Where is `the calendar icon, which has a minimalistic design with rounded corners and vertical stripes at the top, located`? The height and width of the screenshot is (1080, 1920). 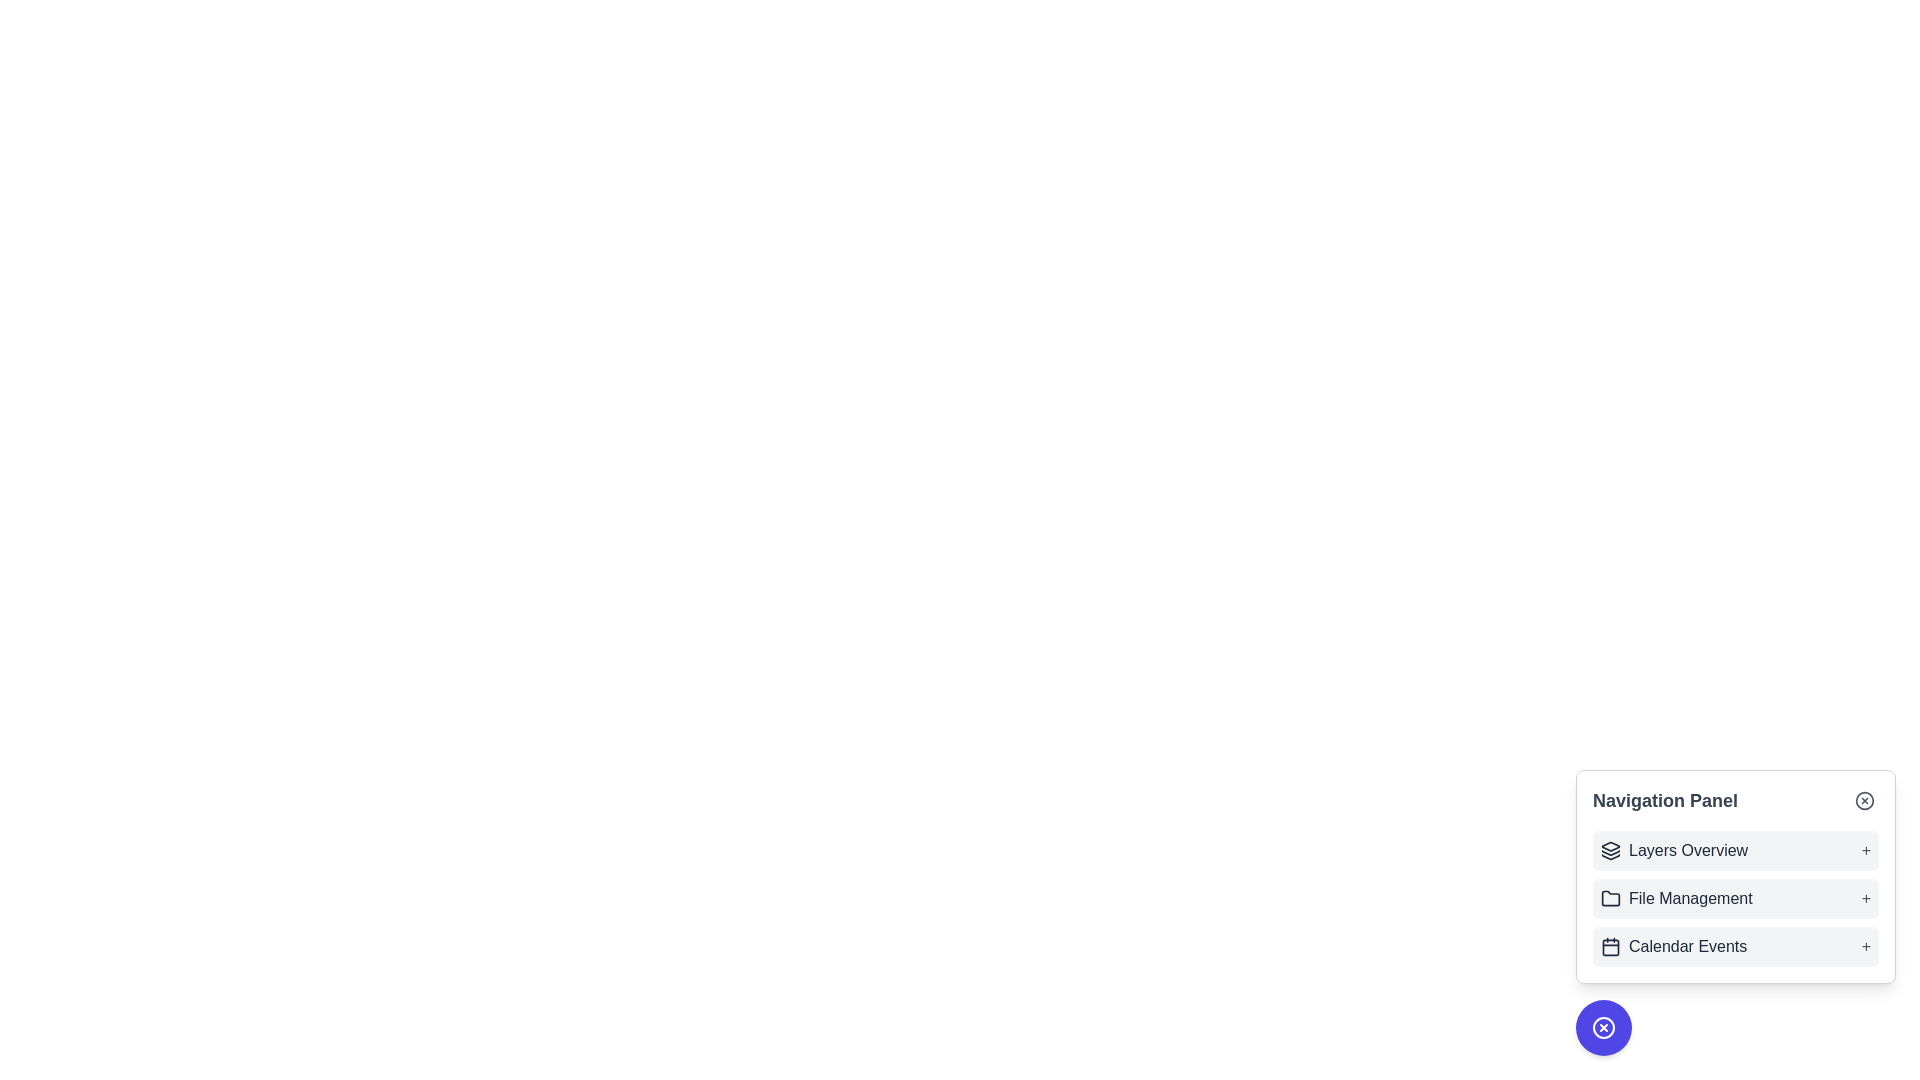 the calendar icon, which has a minimalistic design with rounded corners and vertical stripes at the top, located is located at coordinates (1611, 946).